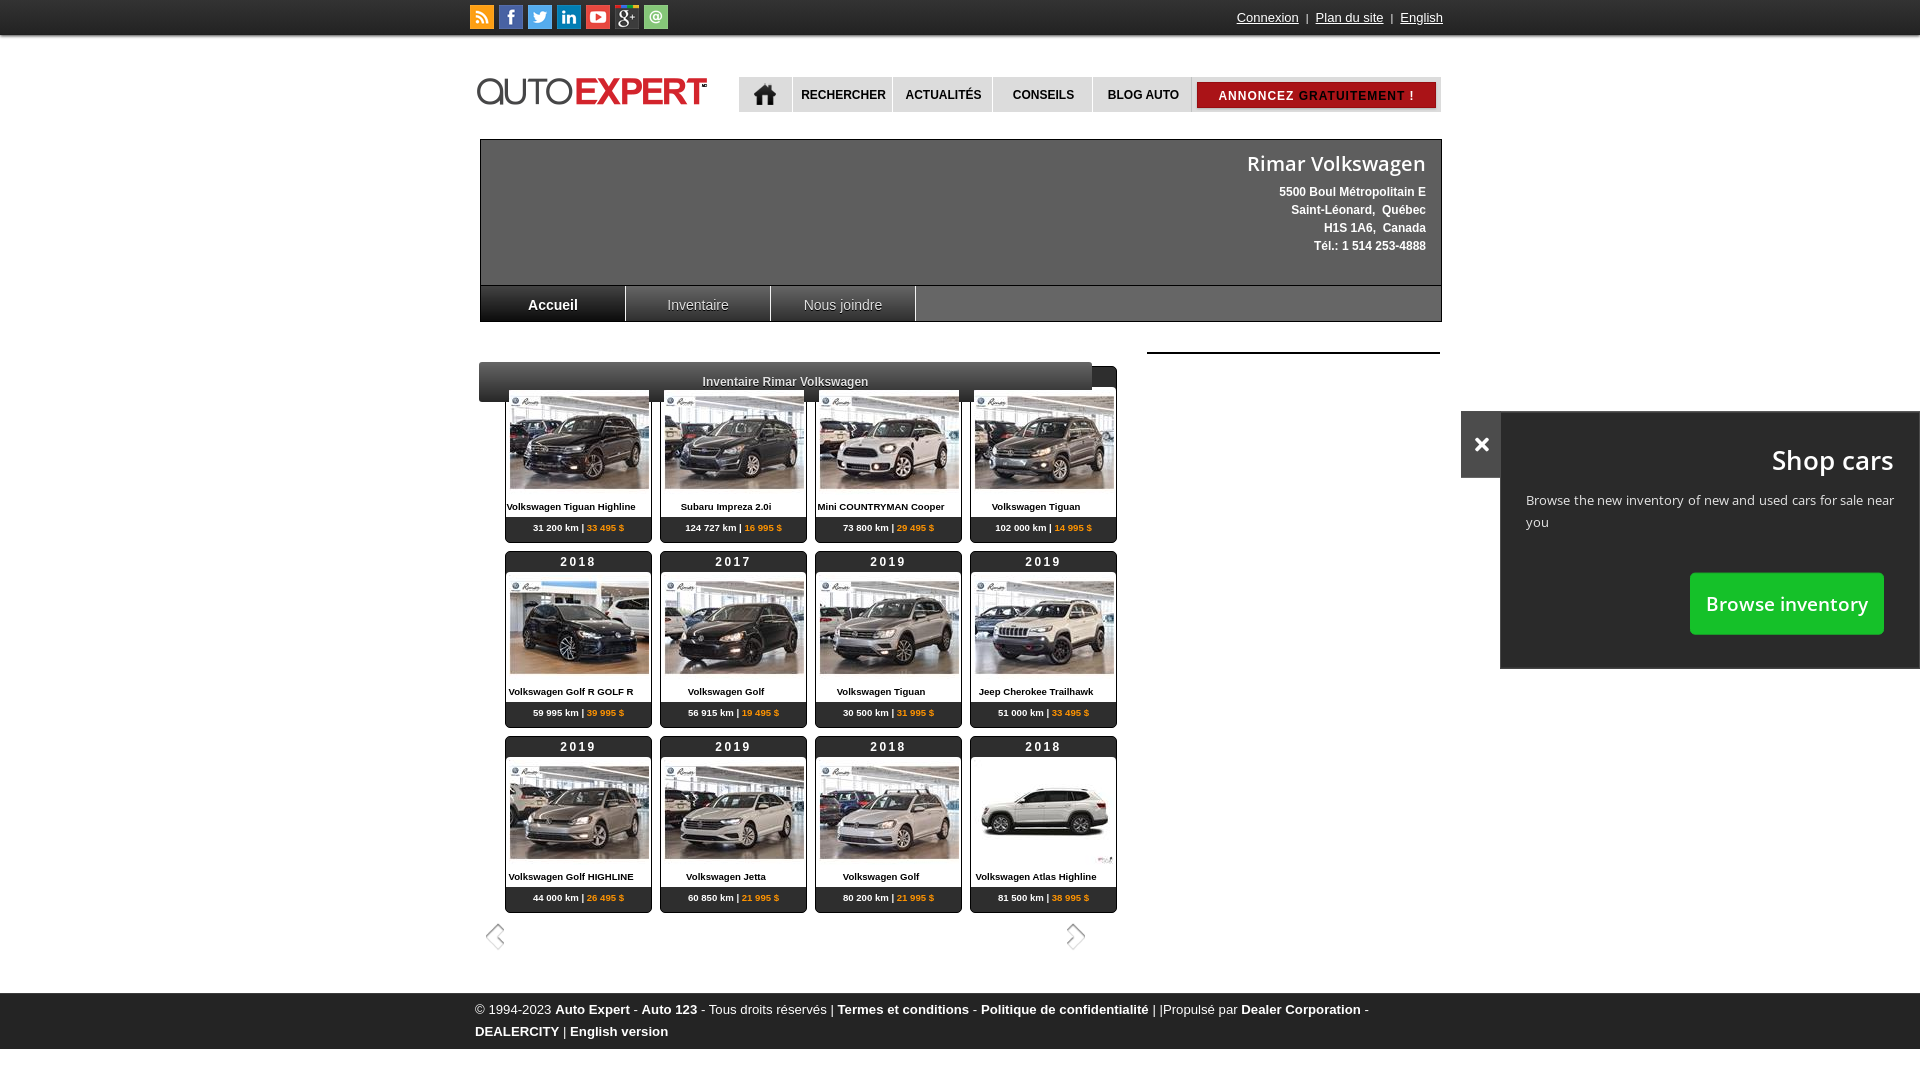  What do you see at coordinates (670, 1009) in the screenshot?
I see `'Auto 123'` at bounding box center [670, 1009].